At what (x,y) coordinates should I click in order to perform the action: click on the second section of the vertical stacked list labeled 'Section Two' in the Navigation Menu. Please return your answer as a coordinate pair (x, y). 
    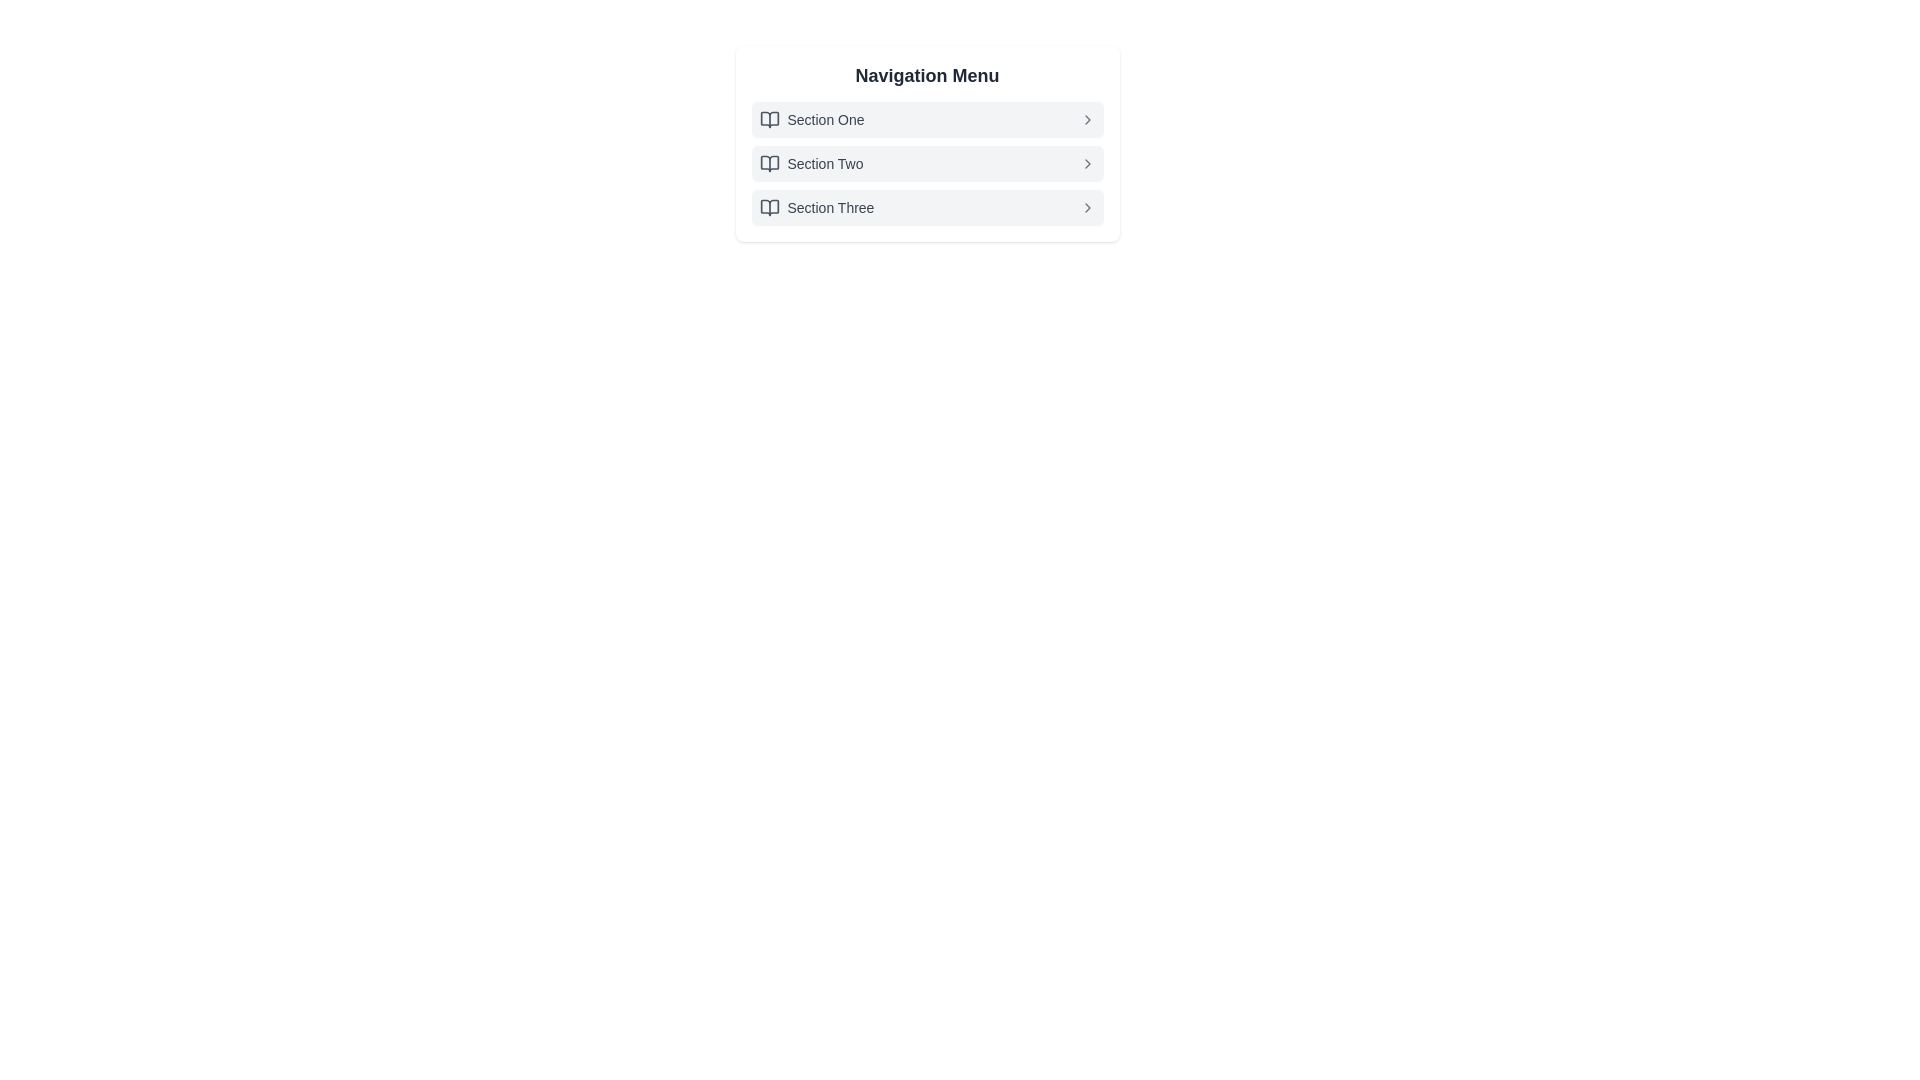
    Looking at the image, I should click on (926, 163).